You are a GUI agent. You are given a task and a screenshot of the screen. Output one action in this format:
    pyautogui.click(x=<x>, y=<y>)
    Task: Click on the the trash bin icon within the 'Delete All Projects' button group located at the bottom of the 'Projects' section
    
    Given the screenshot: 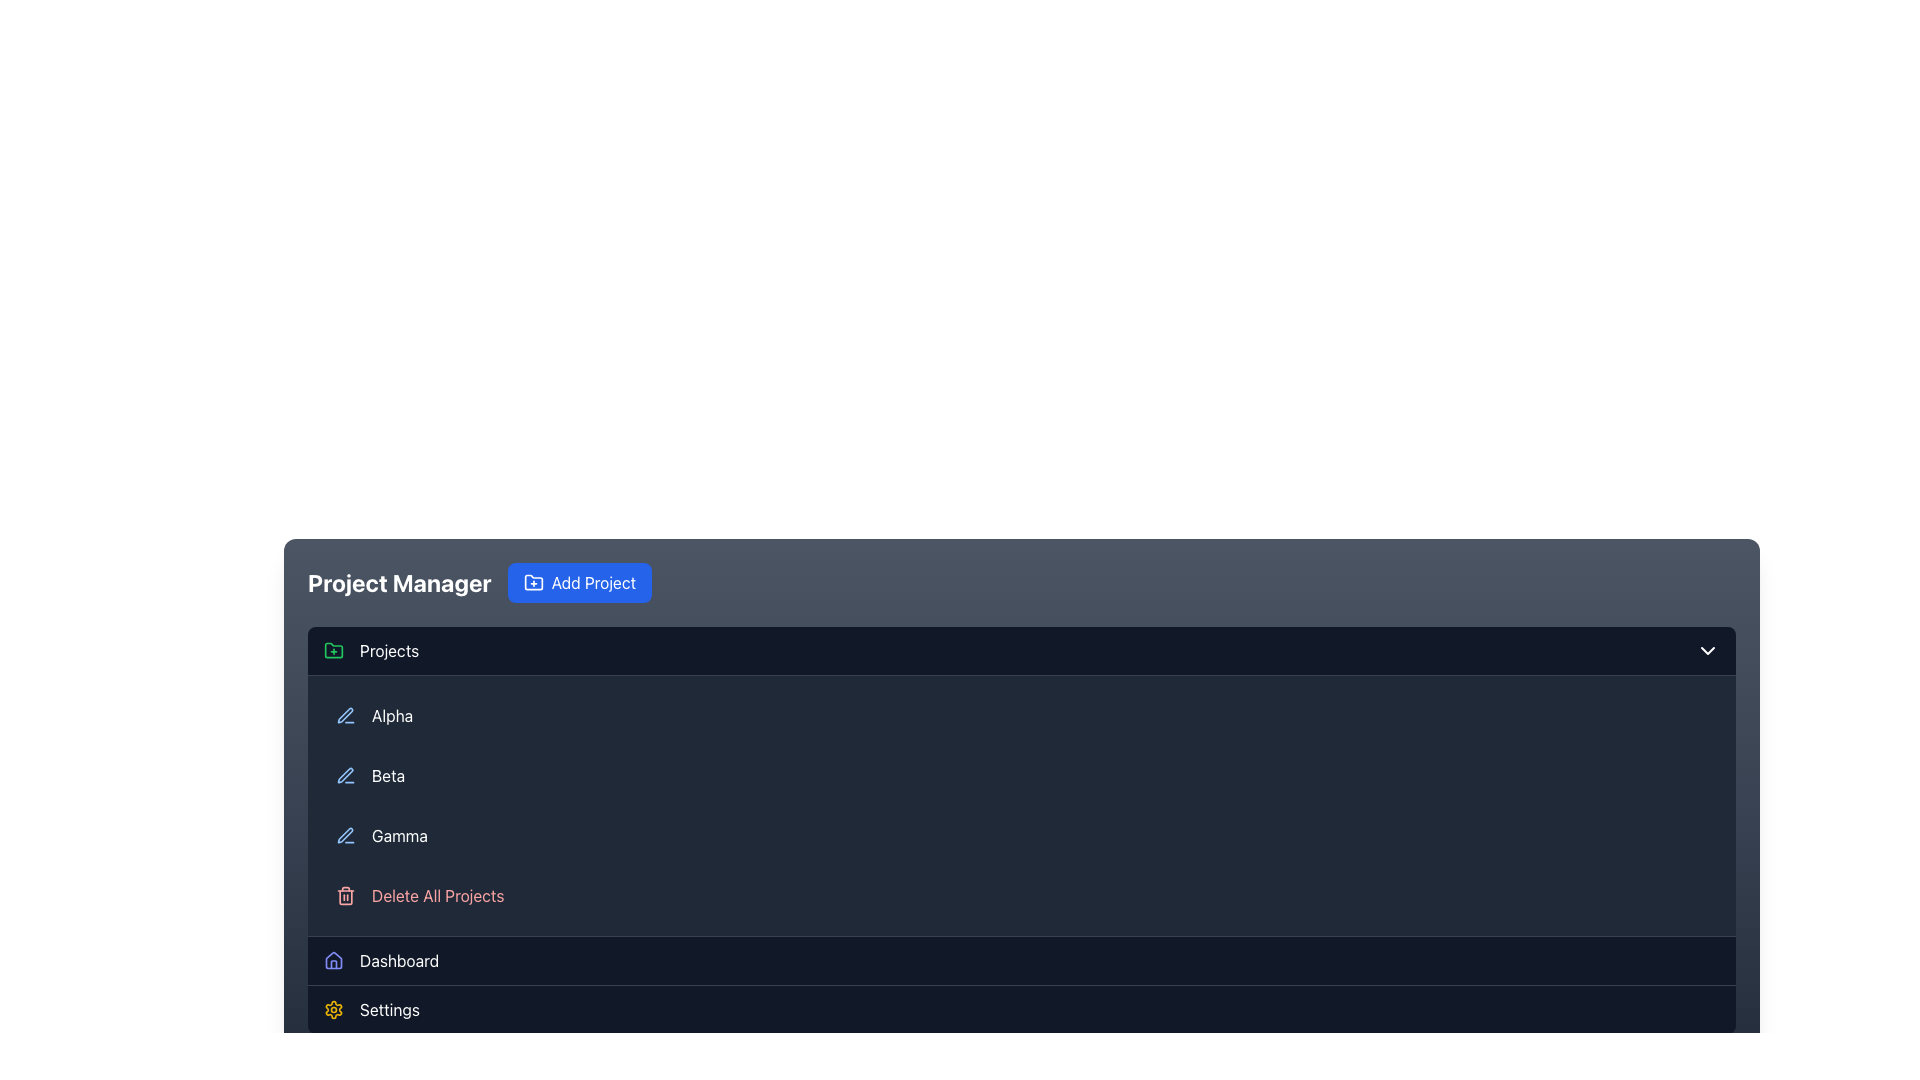 What is the action you would take?
    pyautogui.click(x=345, y=894)
    